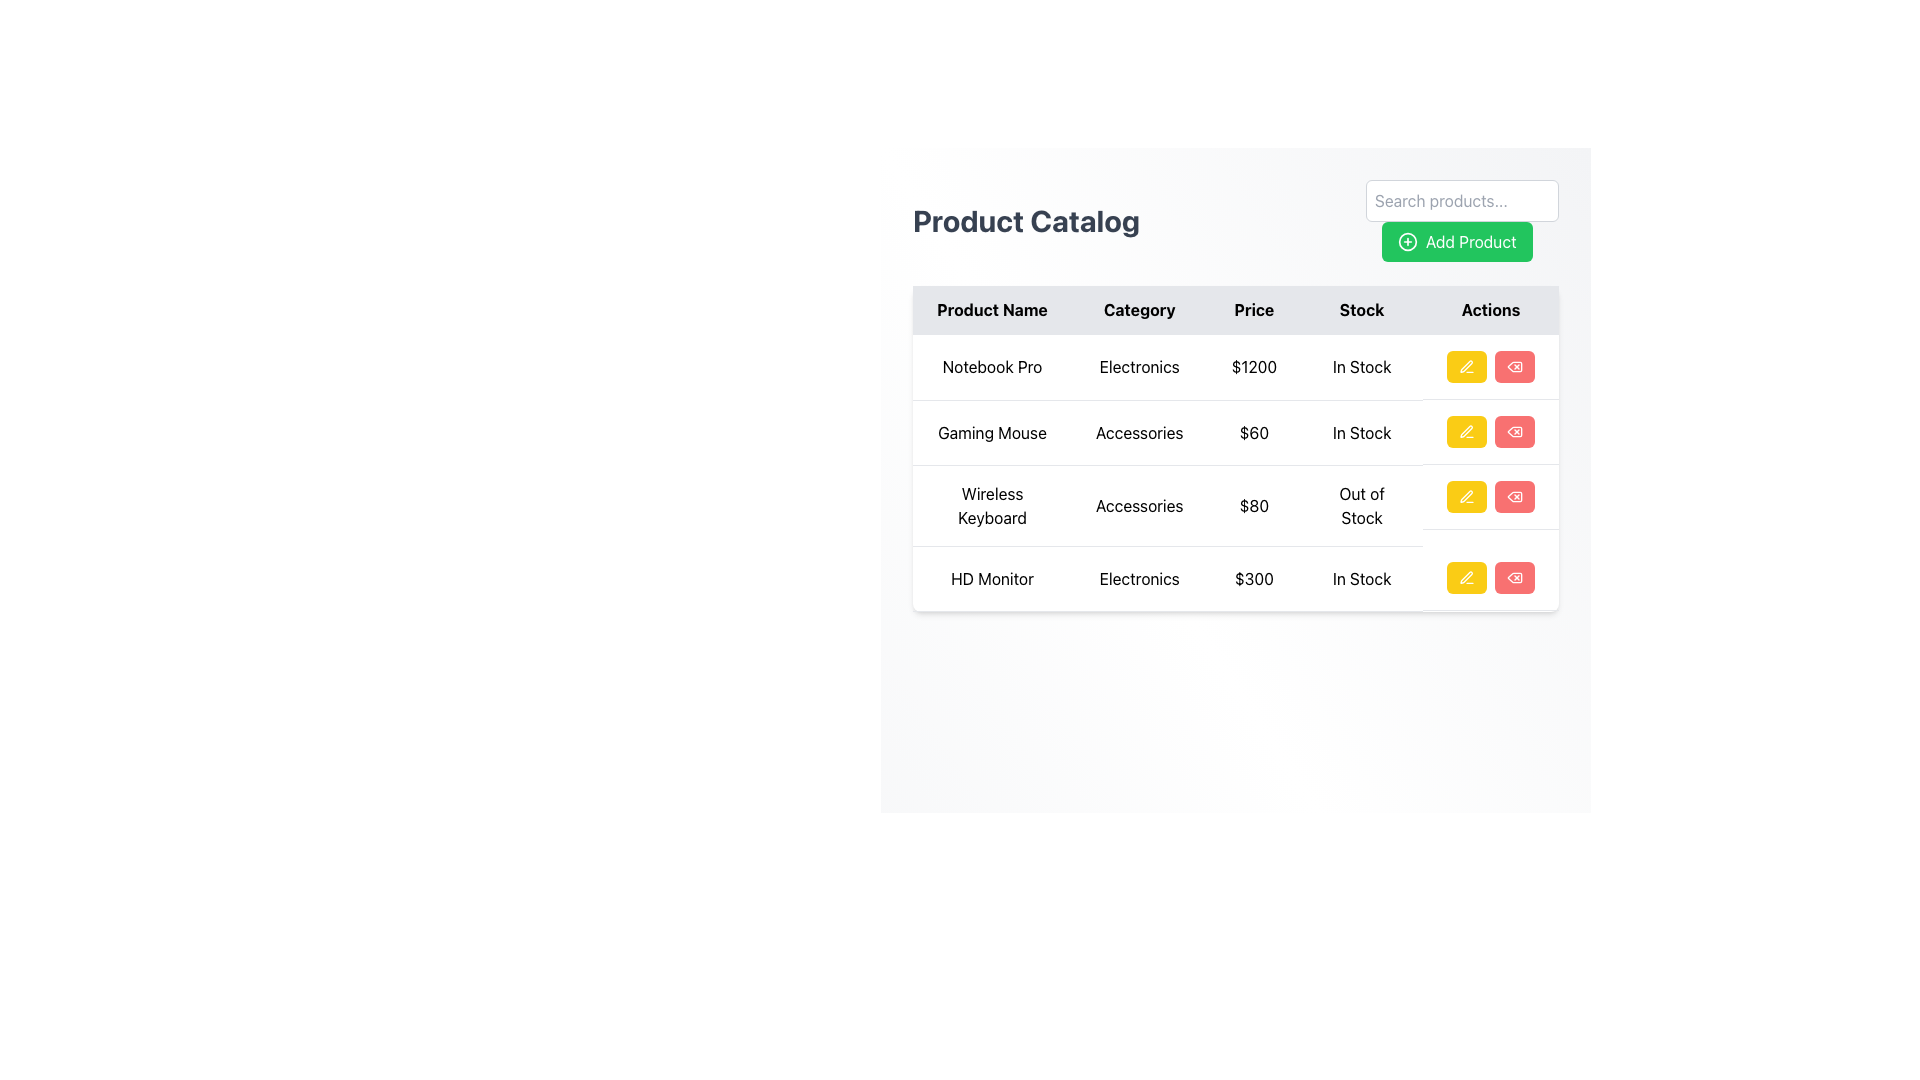 The height and width of the screenshot is (1080, 1920). Describe the element at coordinates (992, 310) in the screenshot. I see `the 'Product Name' text label, which is the first column header in a table, displayed in bold black font against a light gray background` at that location.